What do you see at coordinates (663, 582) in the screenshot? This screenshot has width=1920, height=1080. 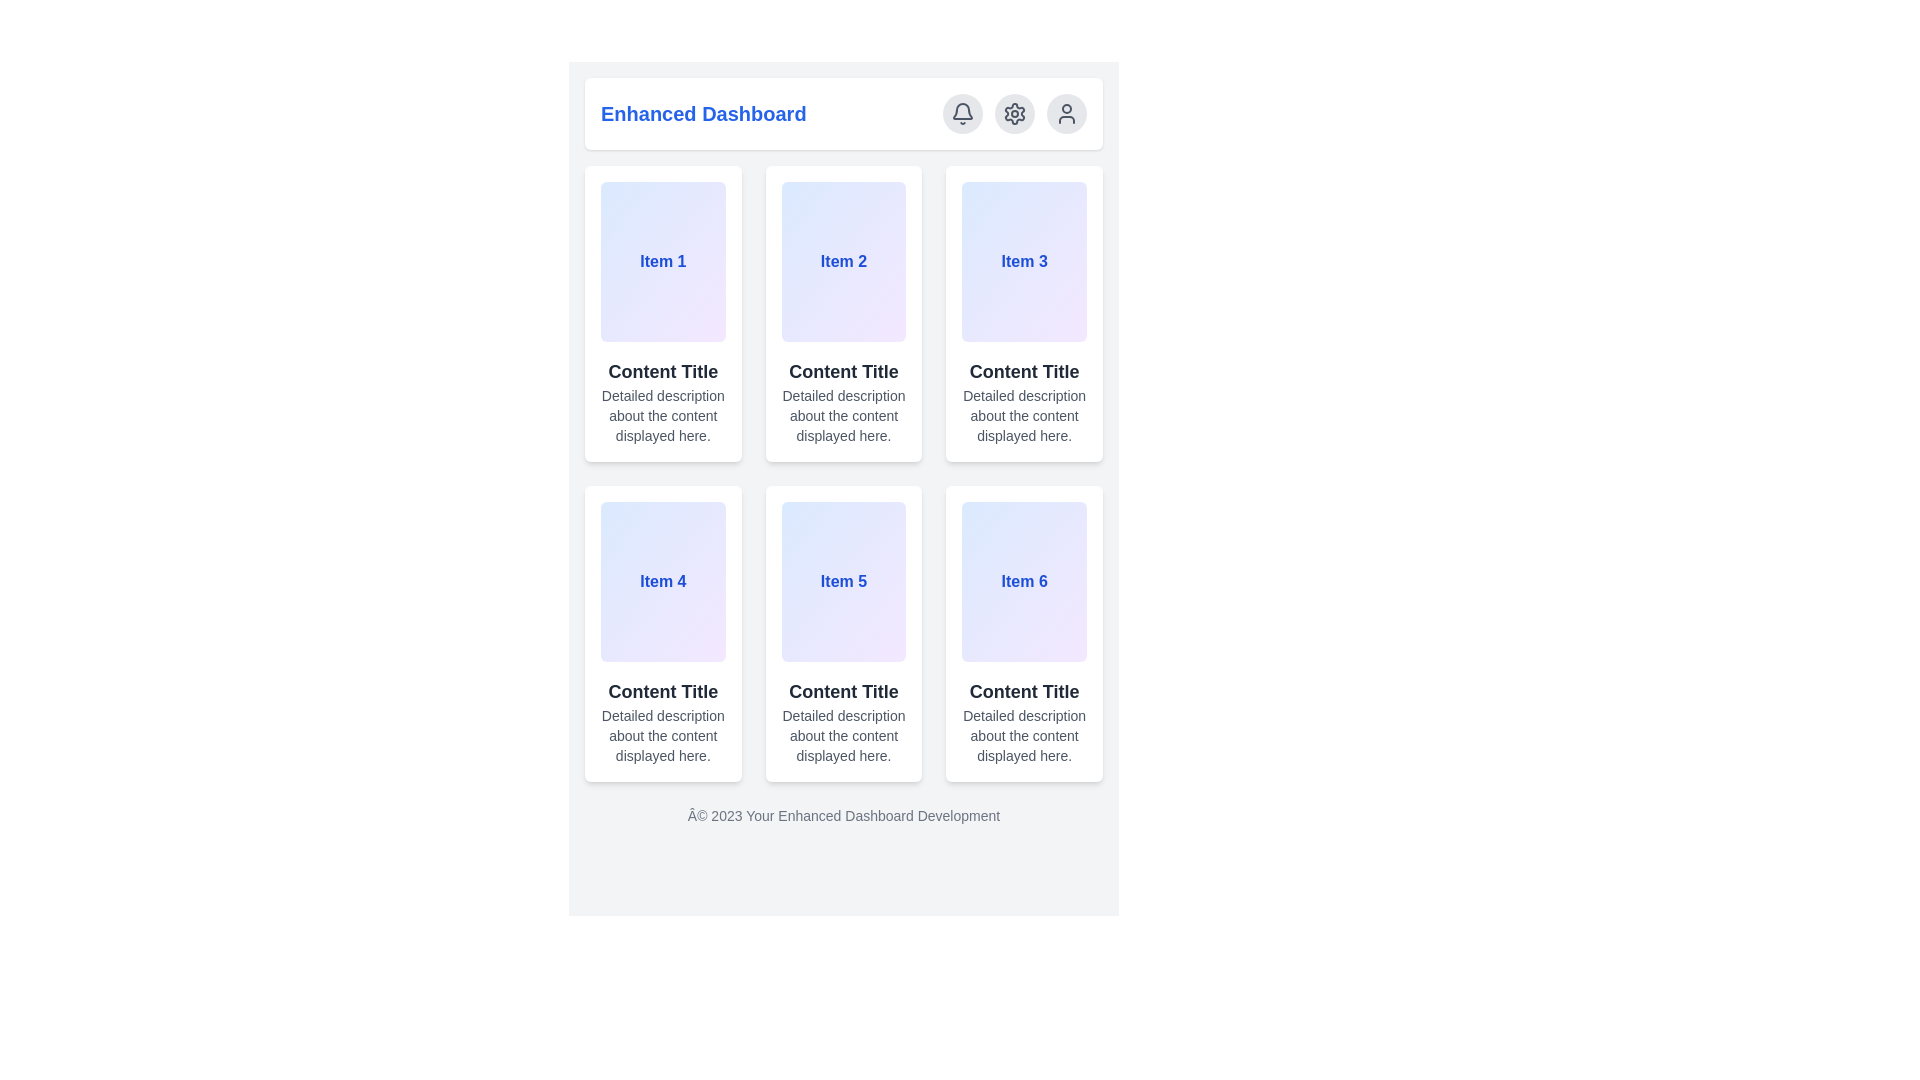 I see `the bold blue text label displaying 'Item 4' located inside the fourth card in the grid, aligned in the second row and first column` at bounding box center [663, 582].